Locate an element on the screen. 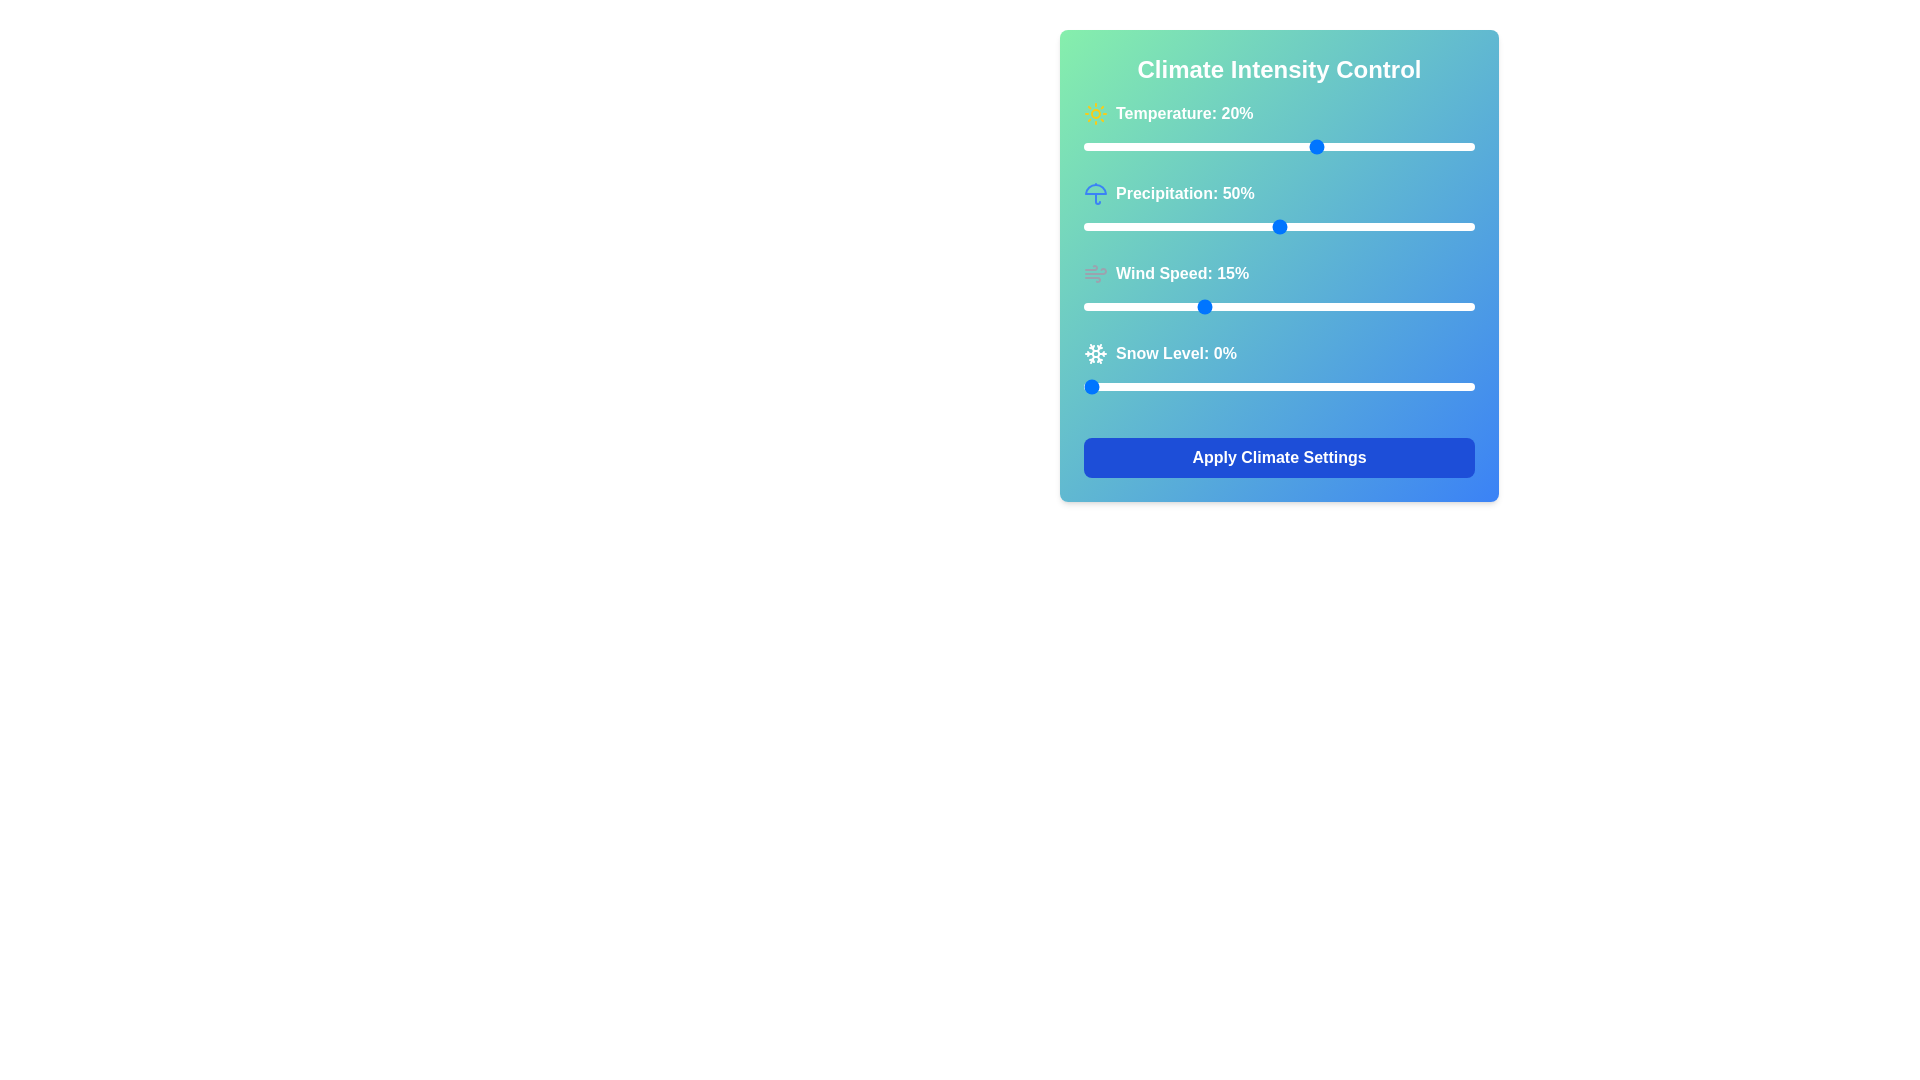 This screenshot has height=1080, width=1920. Precipitation is located at coordinates (1419, 226).